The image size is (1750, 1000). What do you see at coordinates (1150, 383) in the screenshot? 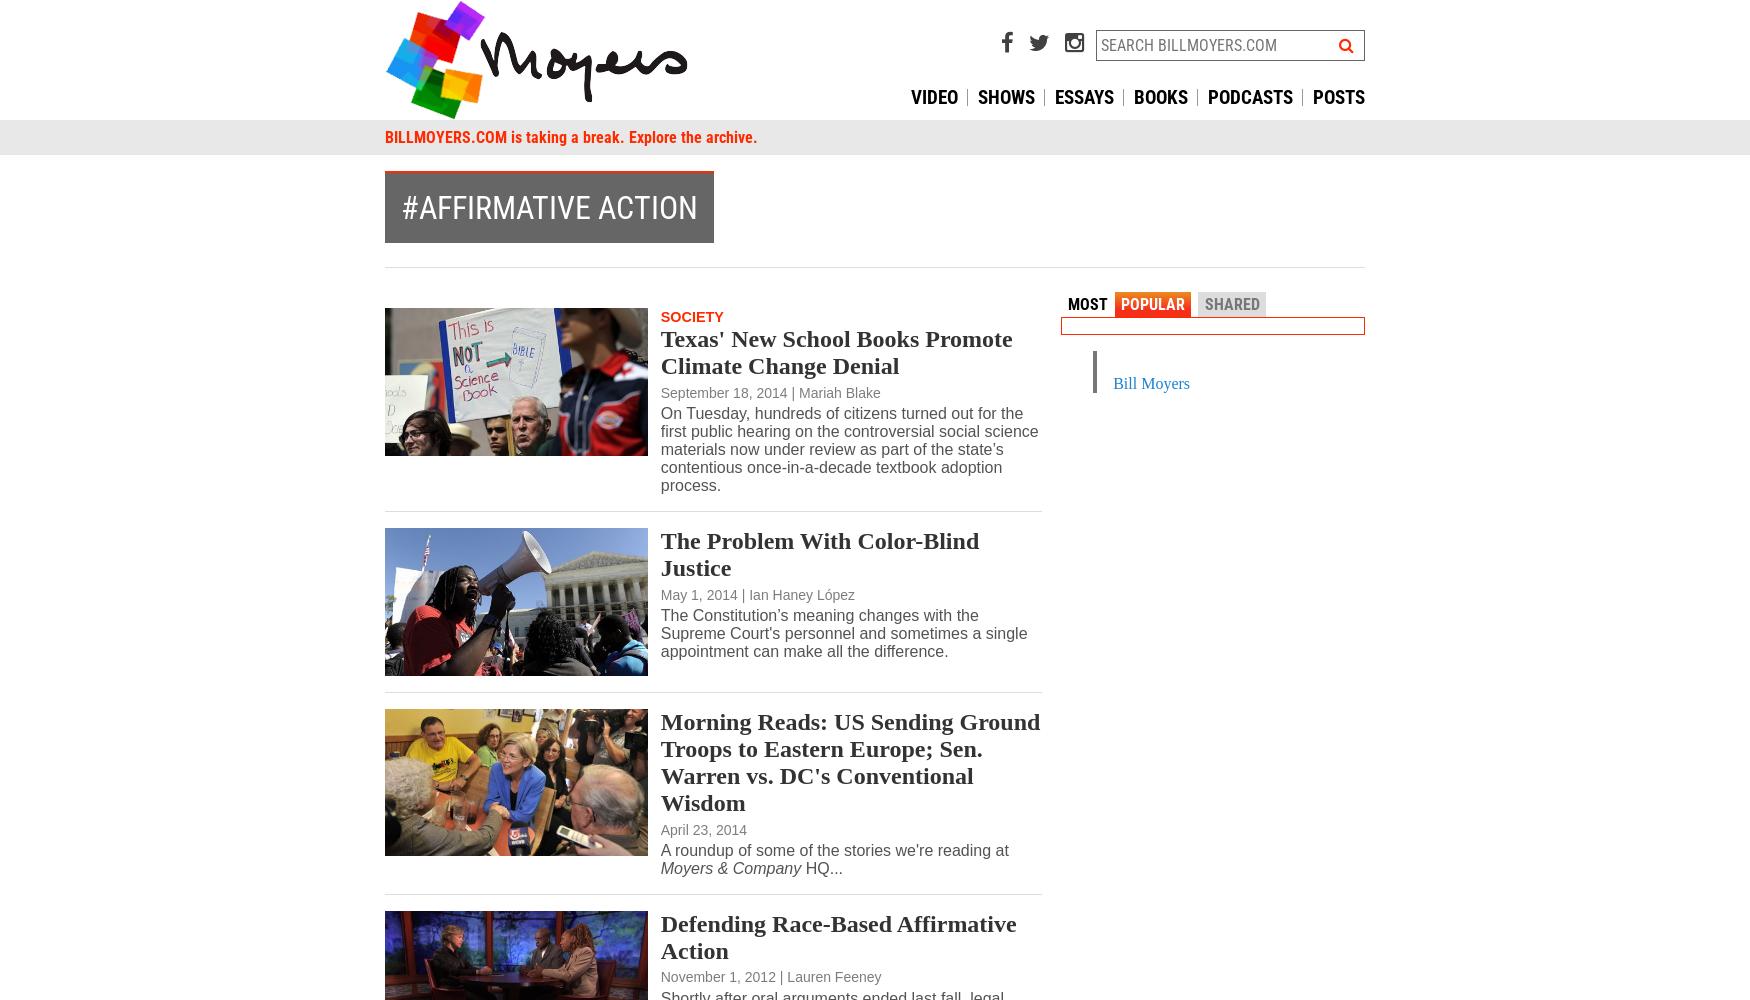
I see `'Bill Moyers'` at bounding box center [1150, 383].